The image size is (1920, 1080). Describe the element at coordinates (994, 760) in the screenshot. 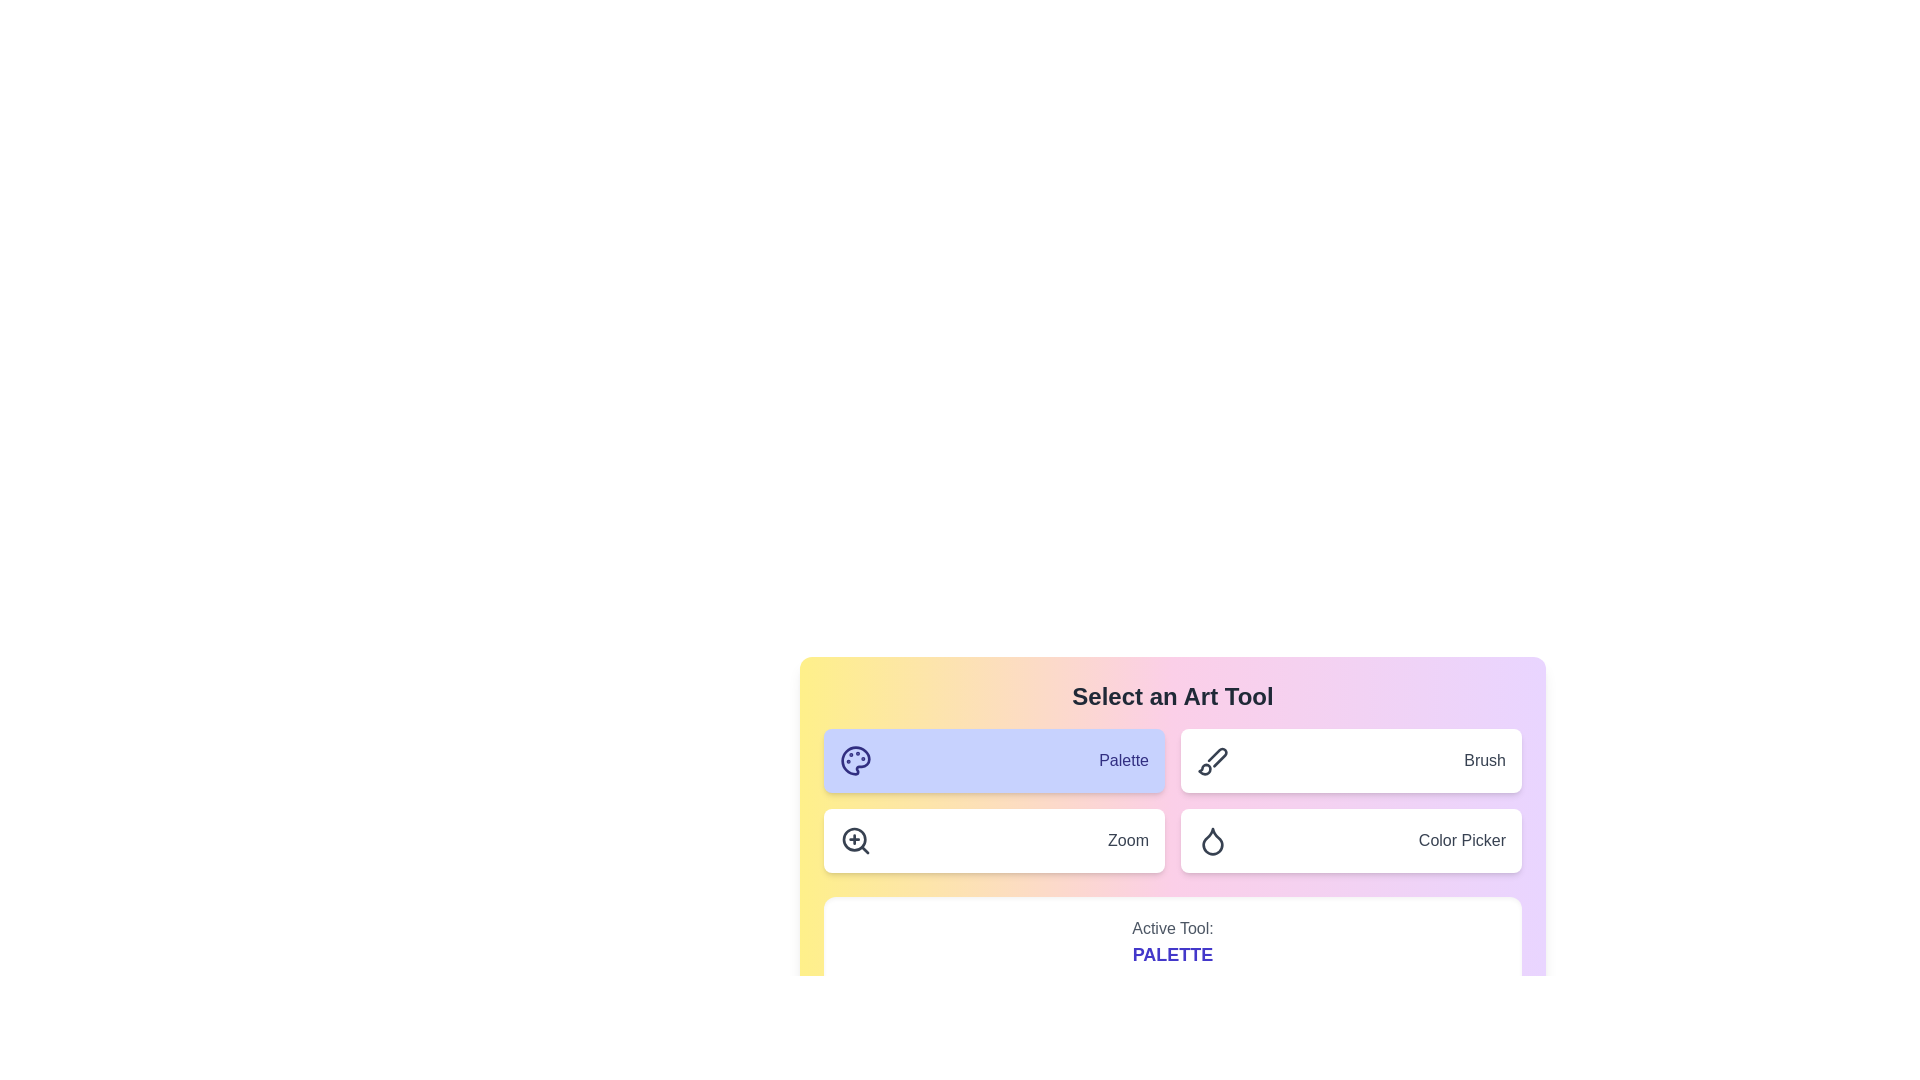

I see `the tool Palette by clicking its corresponding button` at that location.